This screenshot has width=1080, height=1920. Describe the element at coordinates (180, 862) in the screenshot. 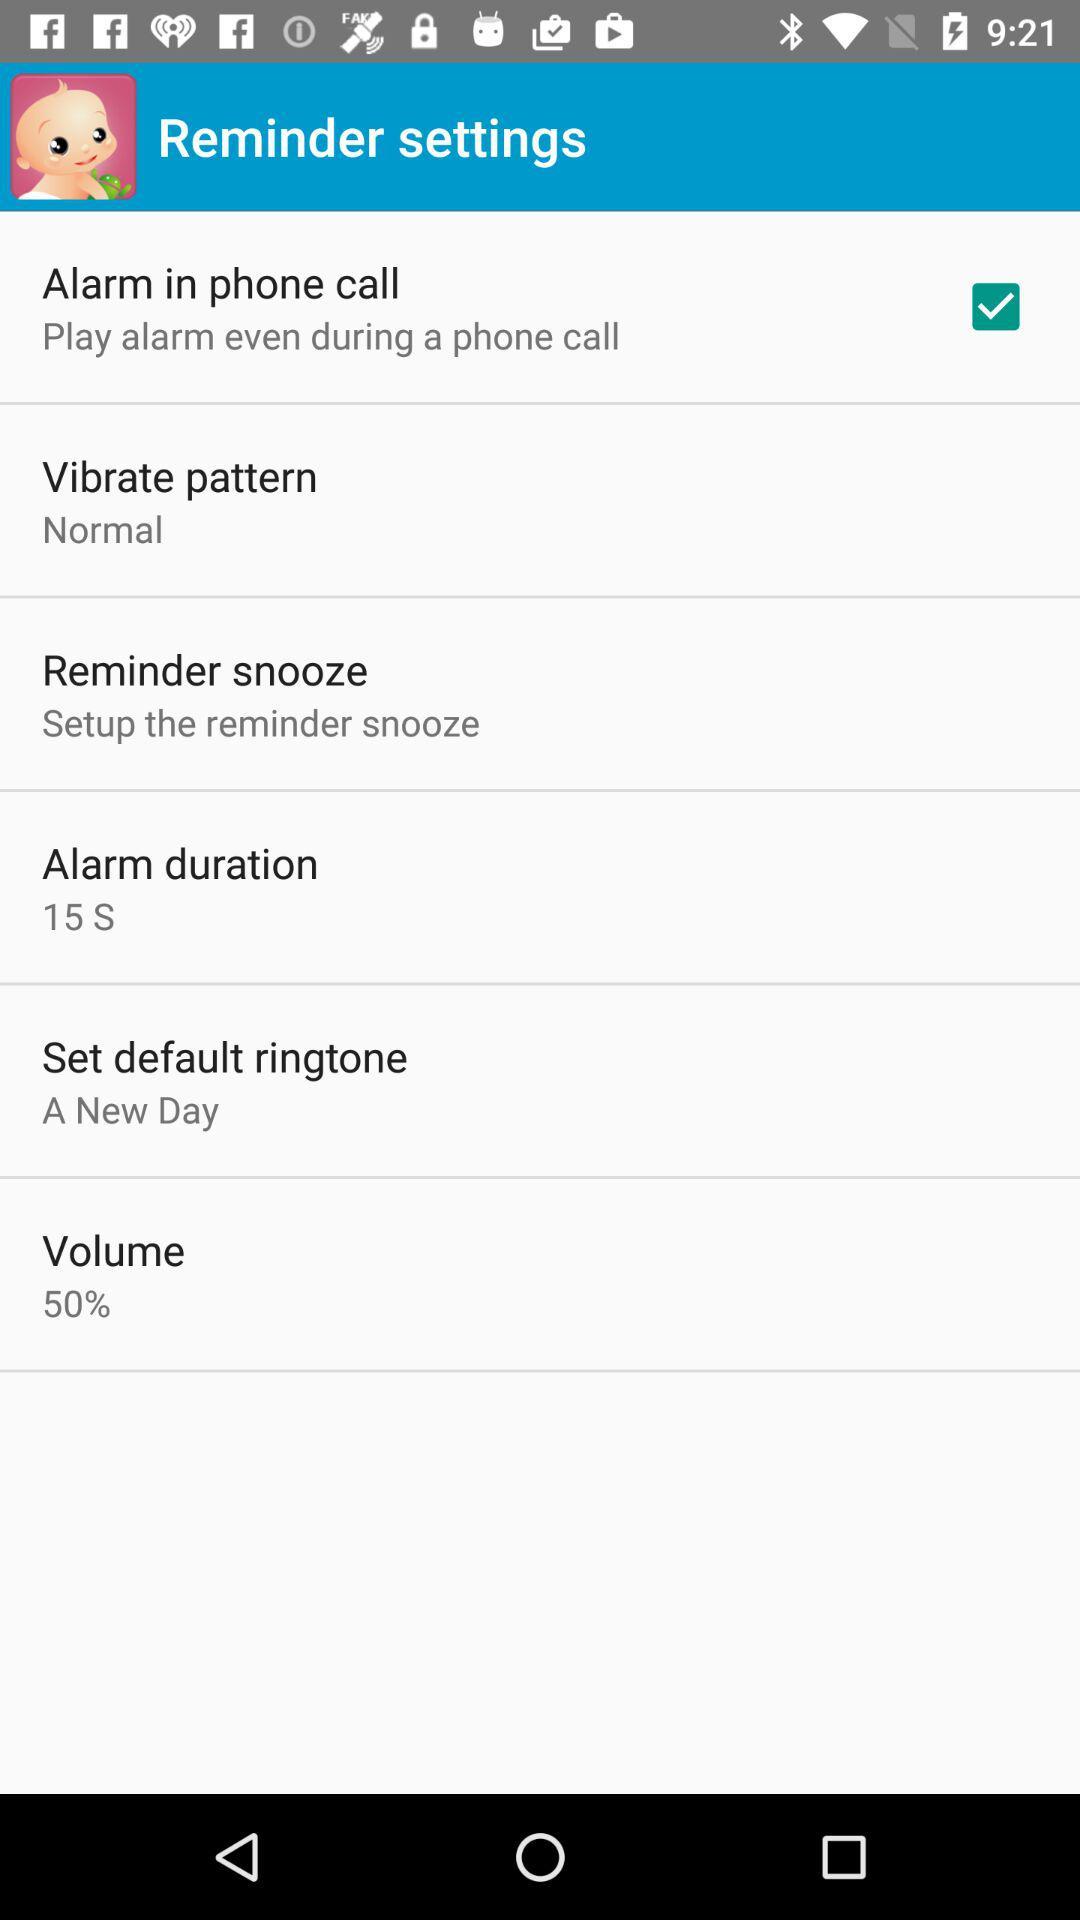

I see `the item above the 15 s app` at that location.